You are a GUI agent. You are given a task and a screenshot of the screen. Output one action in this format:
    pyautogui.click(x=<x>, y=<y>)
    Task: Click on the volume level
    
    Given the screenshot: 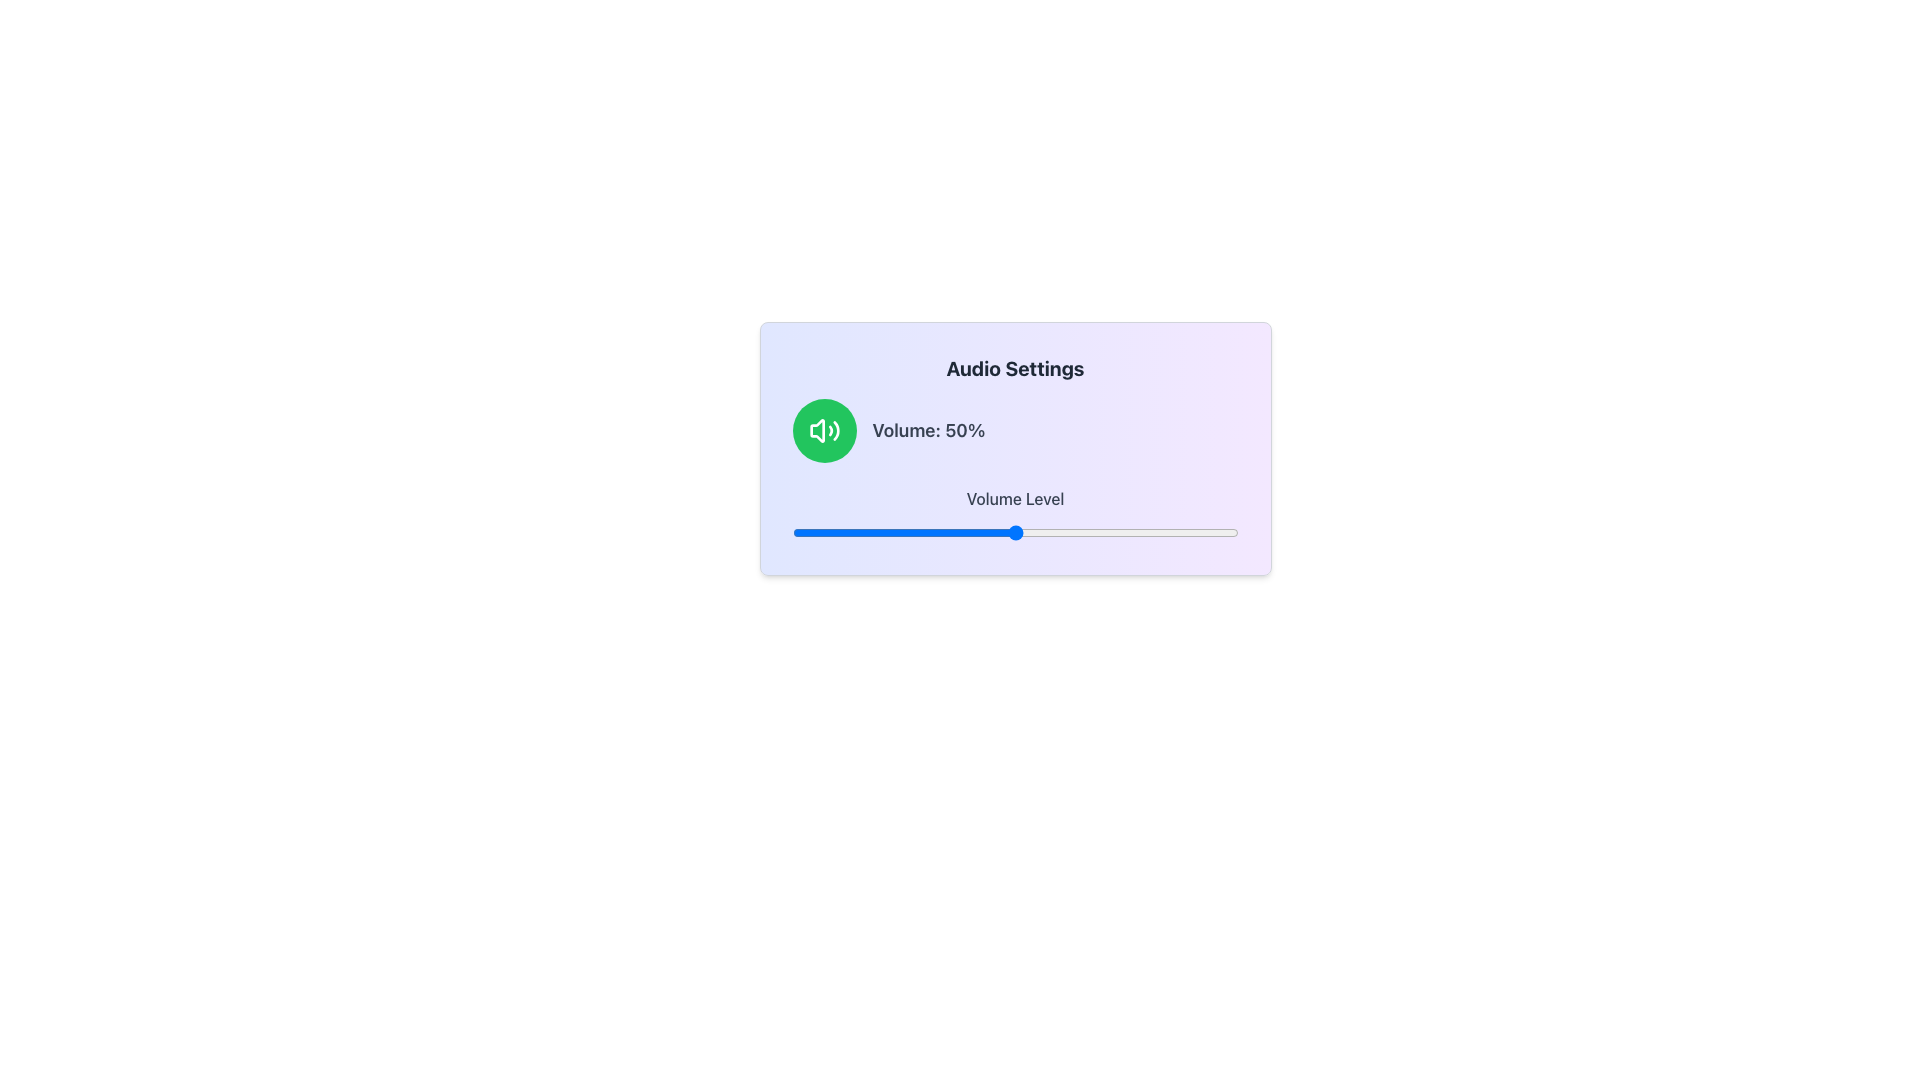 What is the action you would take?
    pyautogui.click(x=1076, y=531)
    